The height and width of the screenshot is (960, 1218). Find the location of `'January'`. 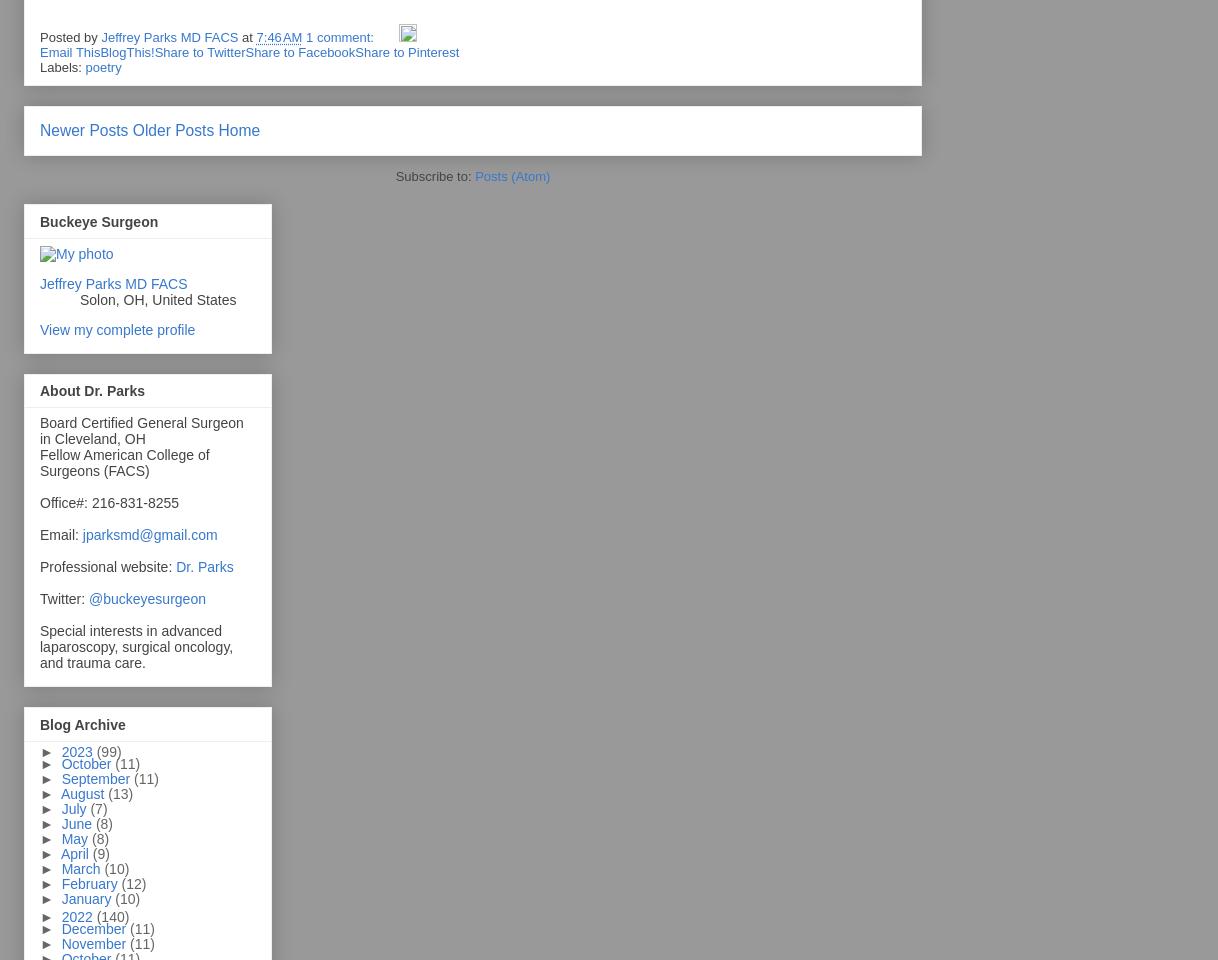

'January' is located at coordinates (87, 896).